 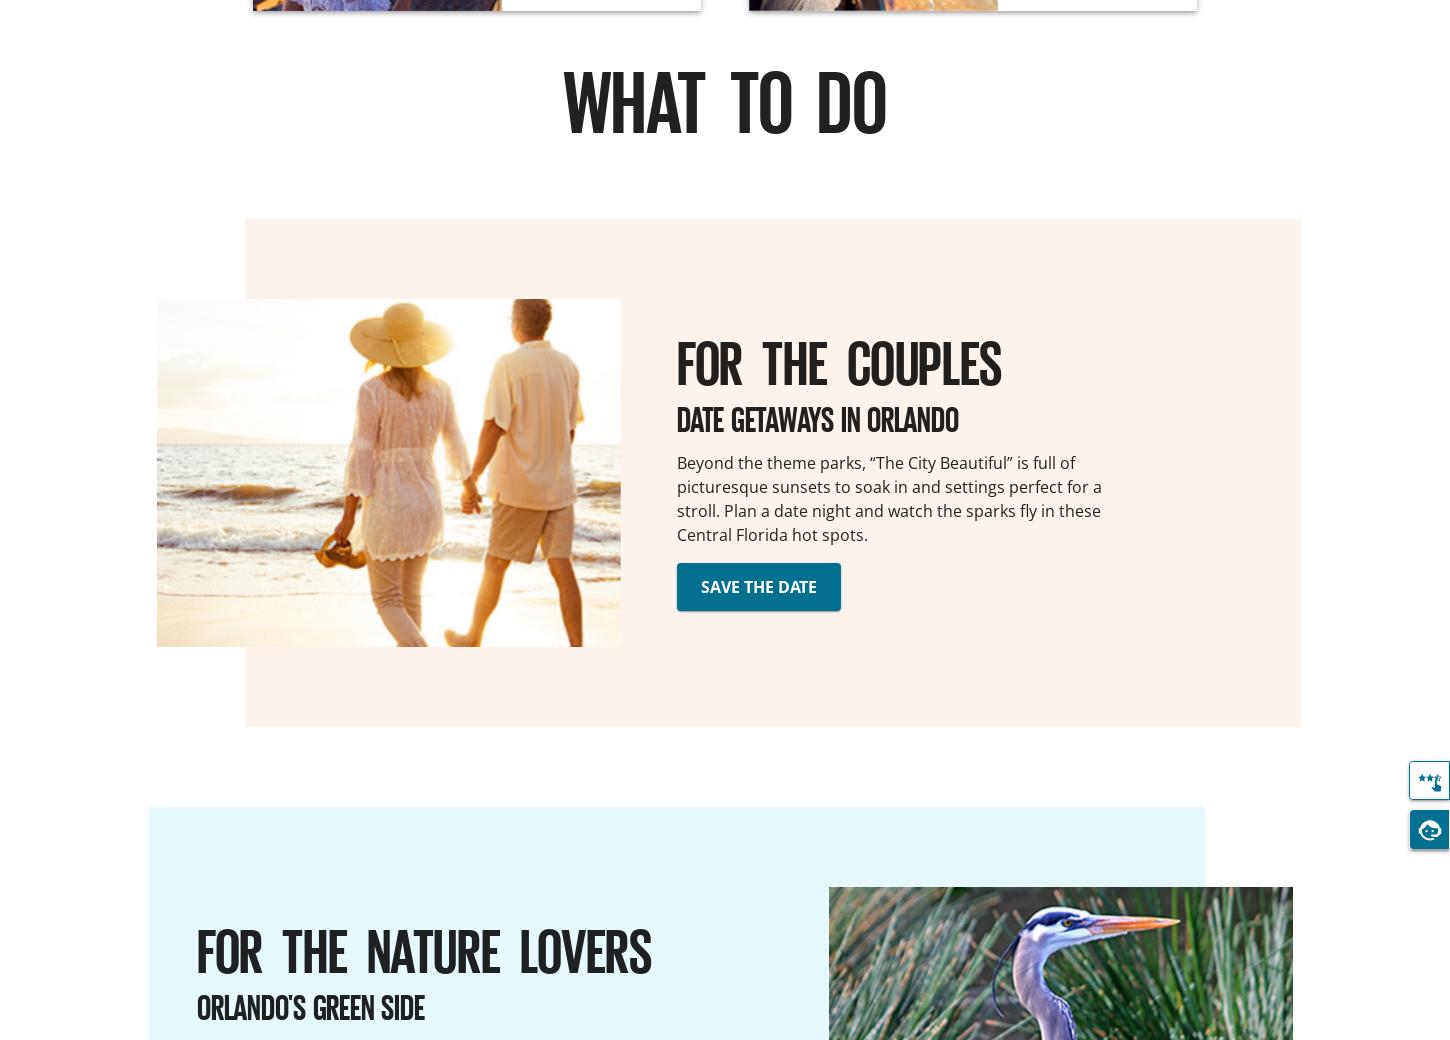 What do you see at coordinates (758, 585) in the screenshot?
I see `'SAVE THE DATE'` at bounding box center [758, 585].